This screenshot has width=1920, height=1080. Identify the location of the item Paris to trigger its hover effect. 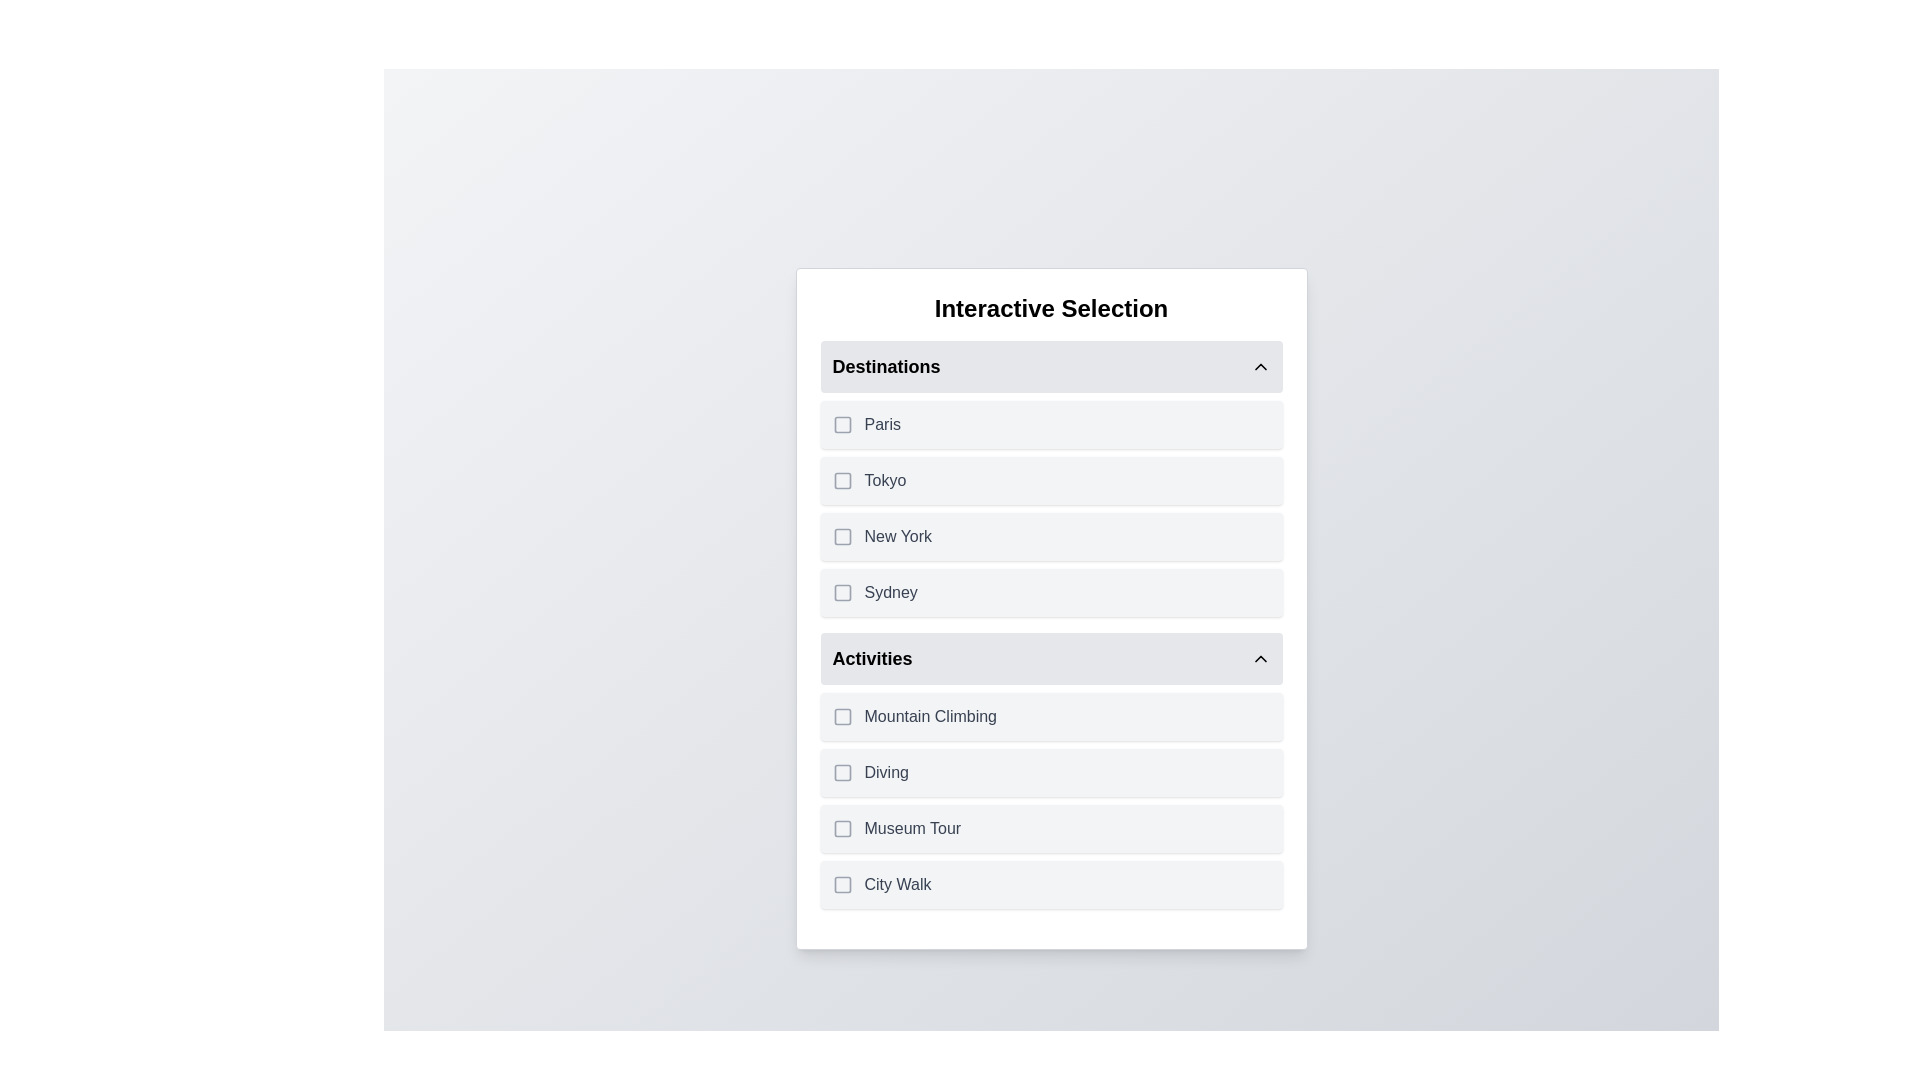
(1050, 423).